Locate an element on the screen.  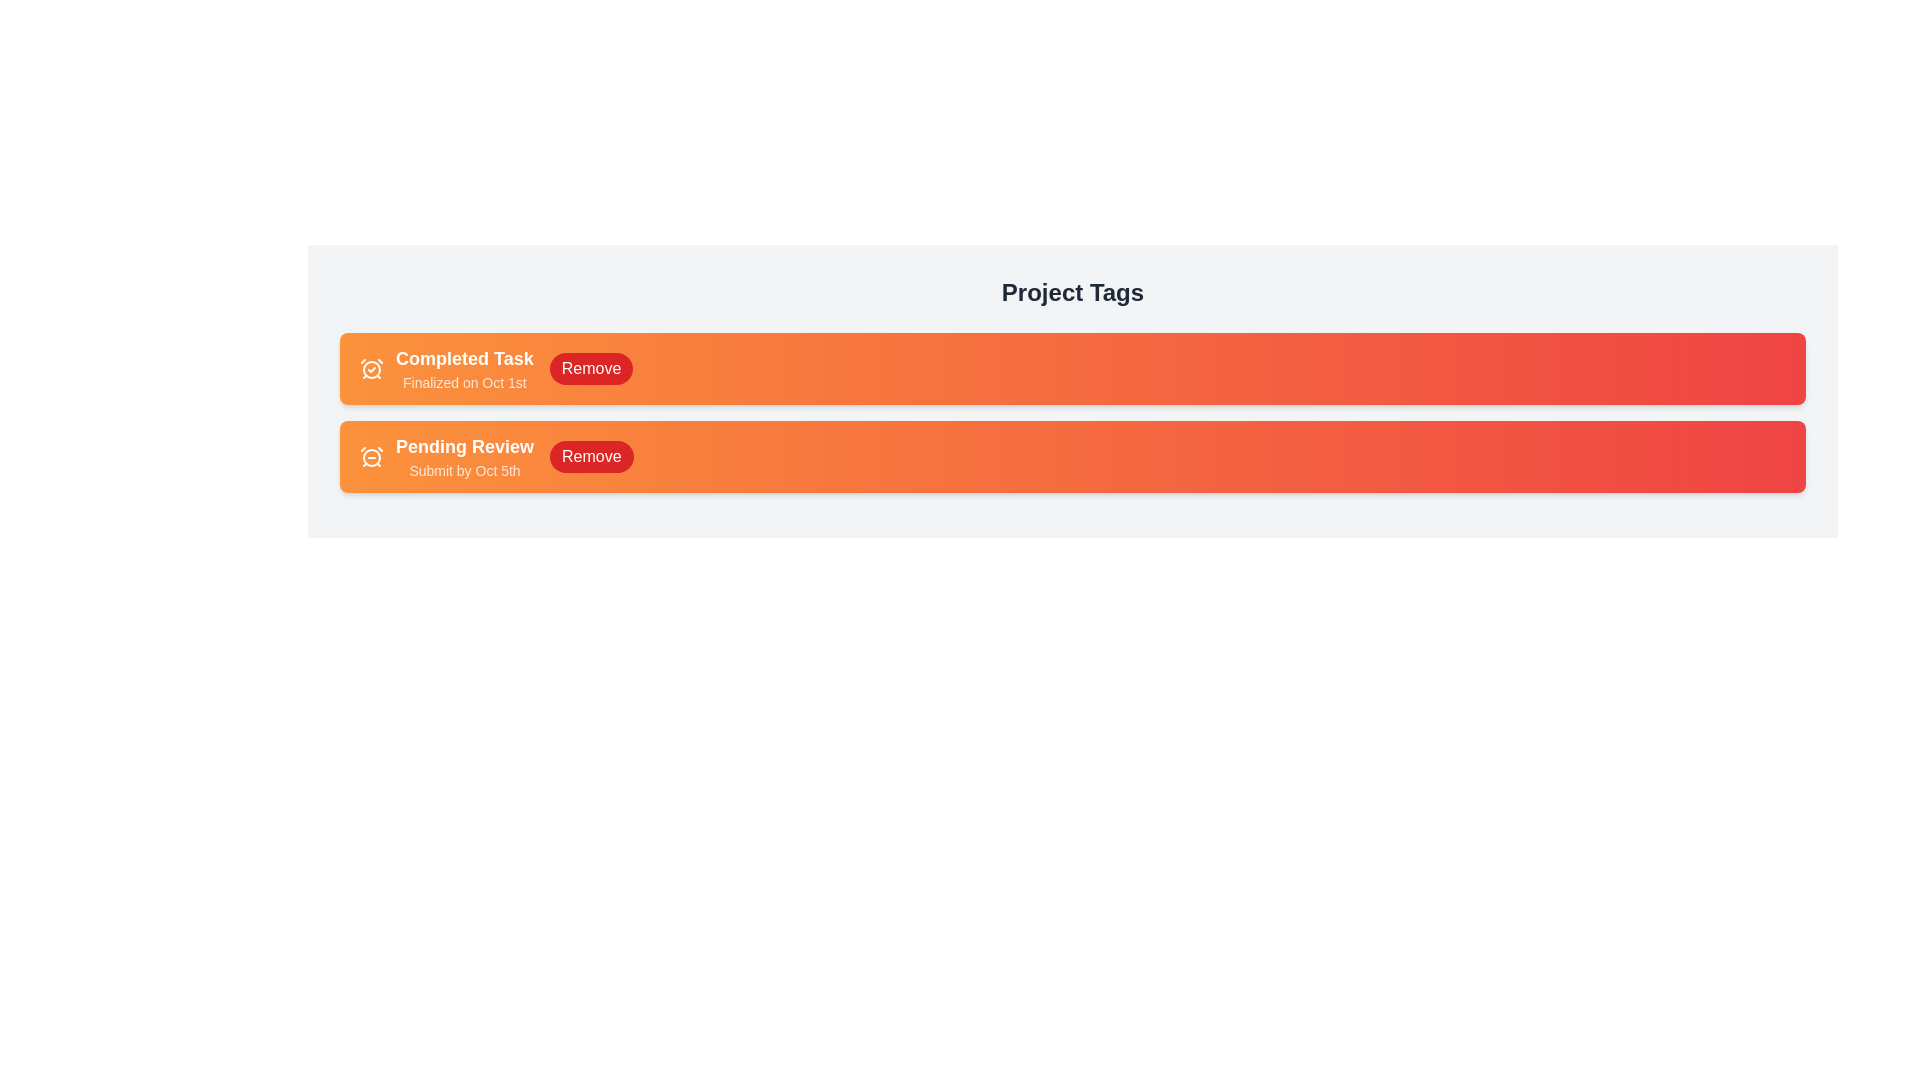
'Remove' button for the tag labeled 'Pending Review' is located at coordinates (590, 456).